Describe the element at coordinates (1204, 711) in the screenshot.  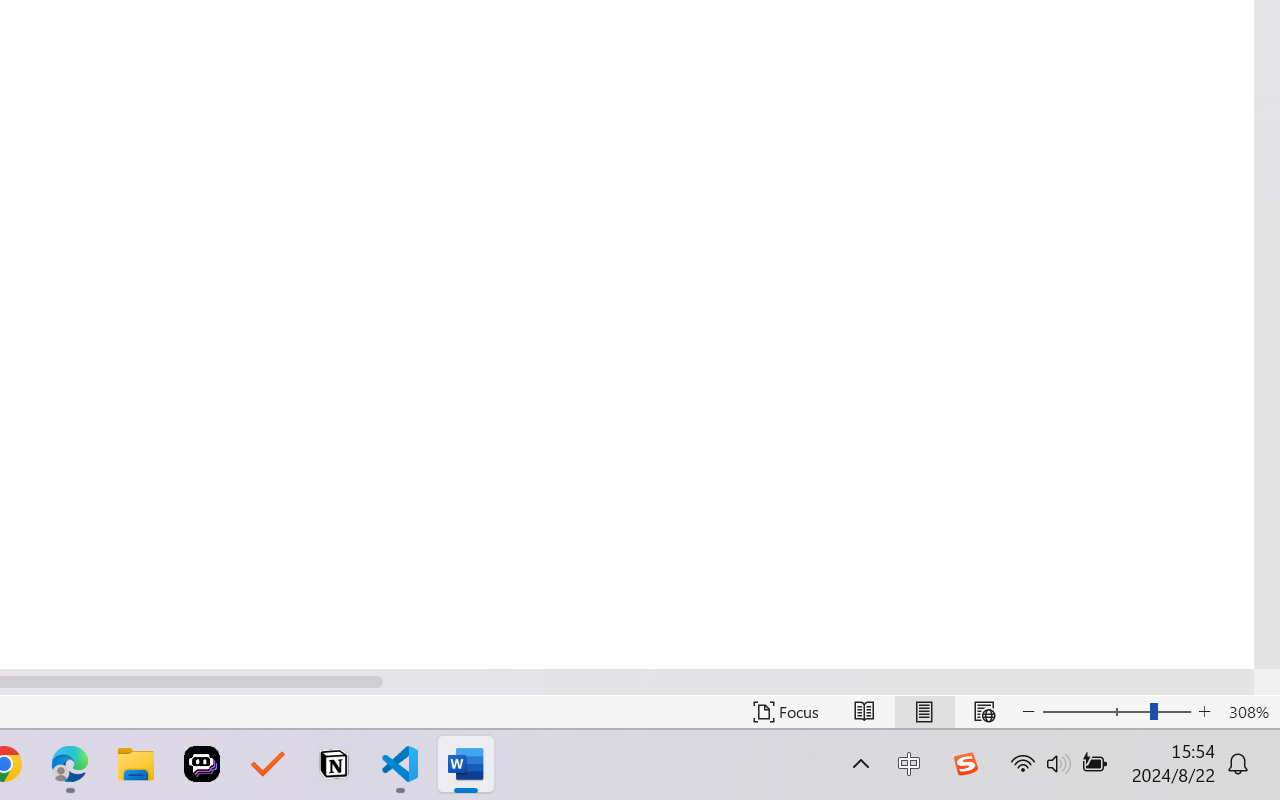
I see `'Zoom In'` at that location.